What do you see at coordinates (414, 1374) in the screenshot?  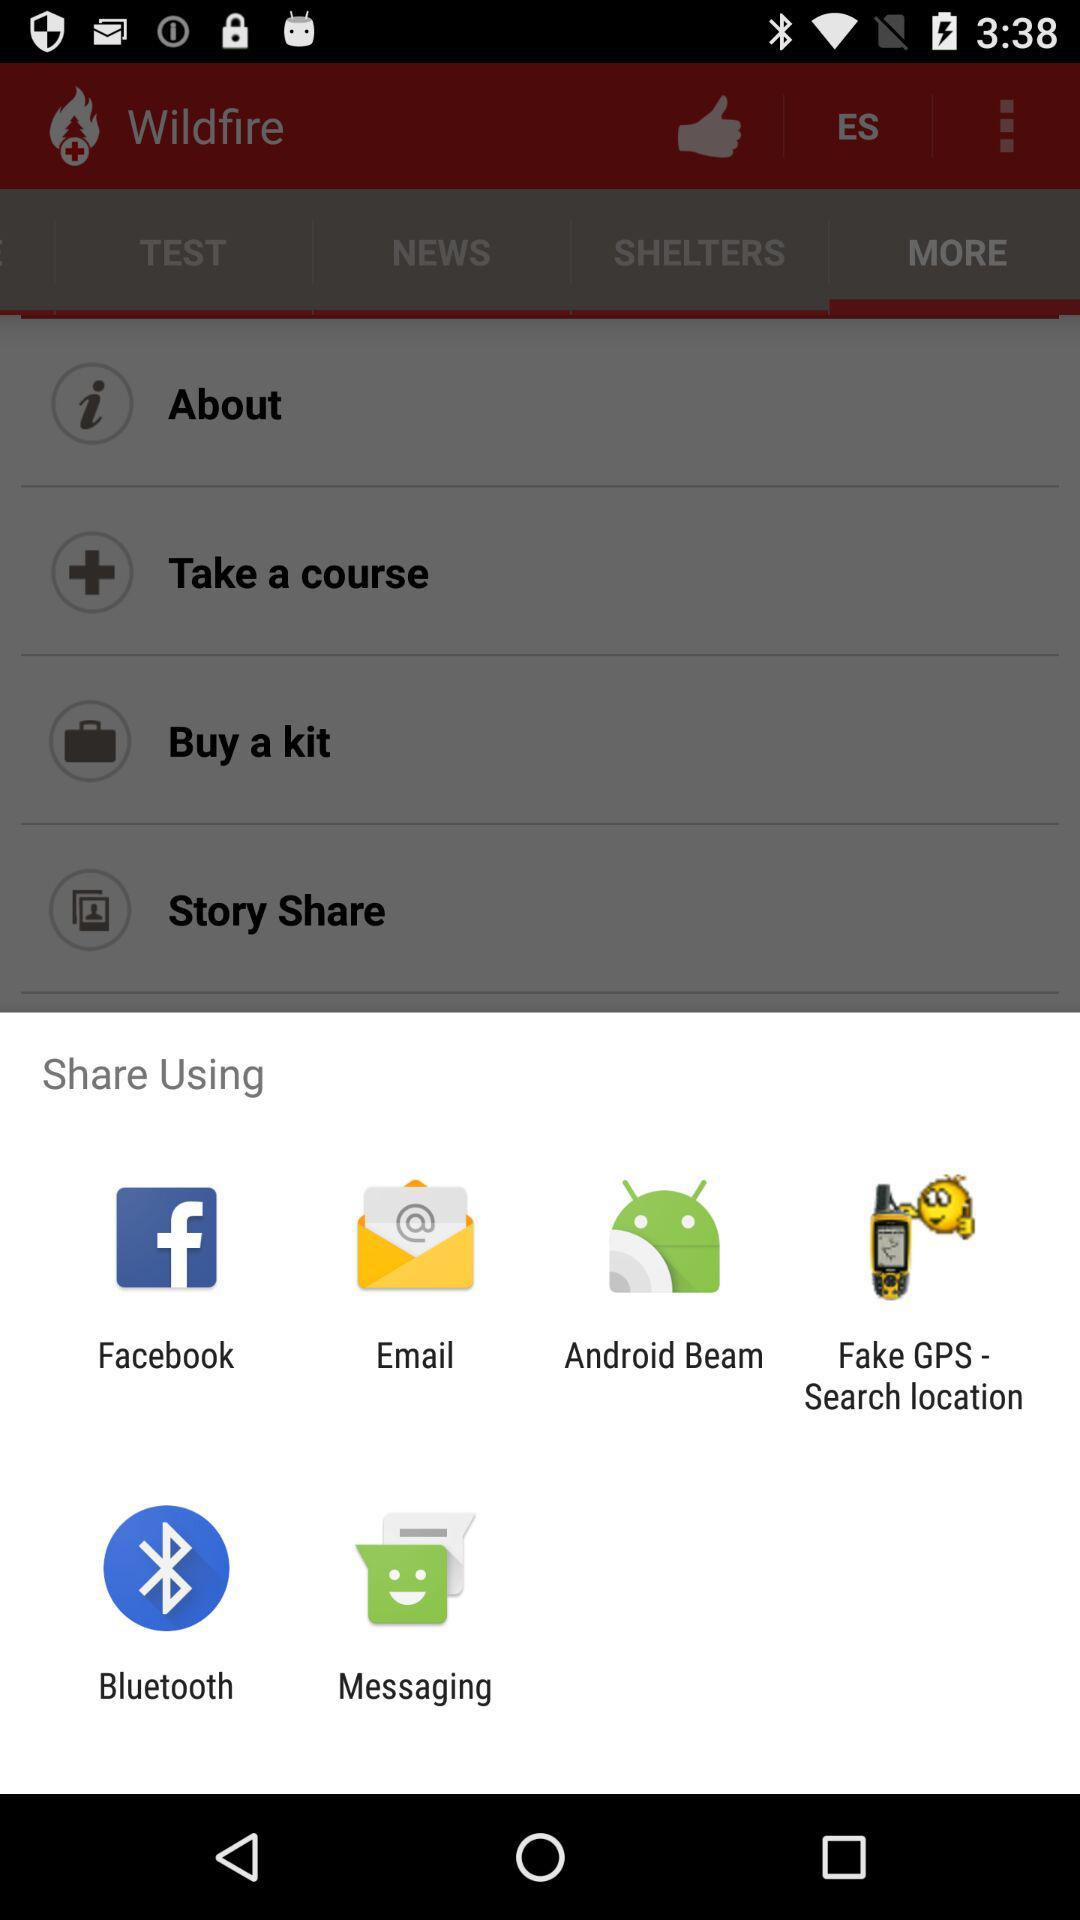 I see `the item to the left of the android beam` at bounding box center [414, 1374].